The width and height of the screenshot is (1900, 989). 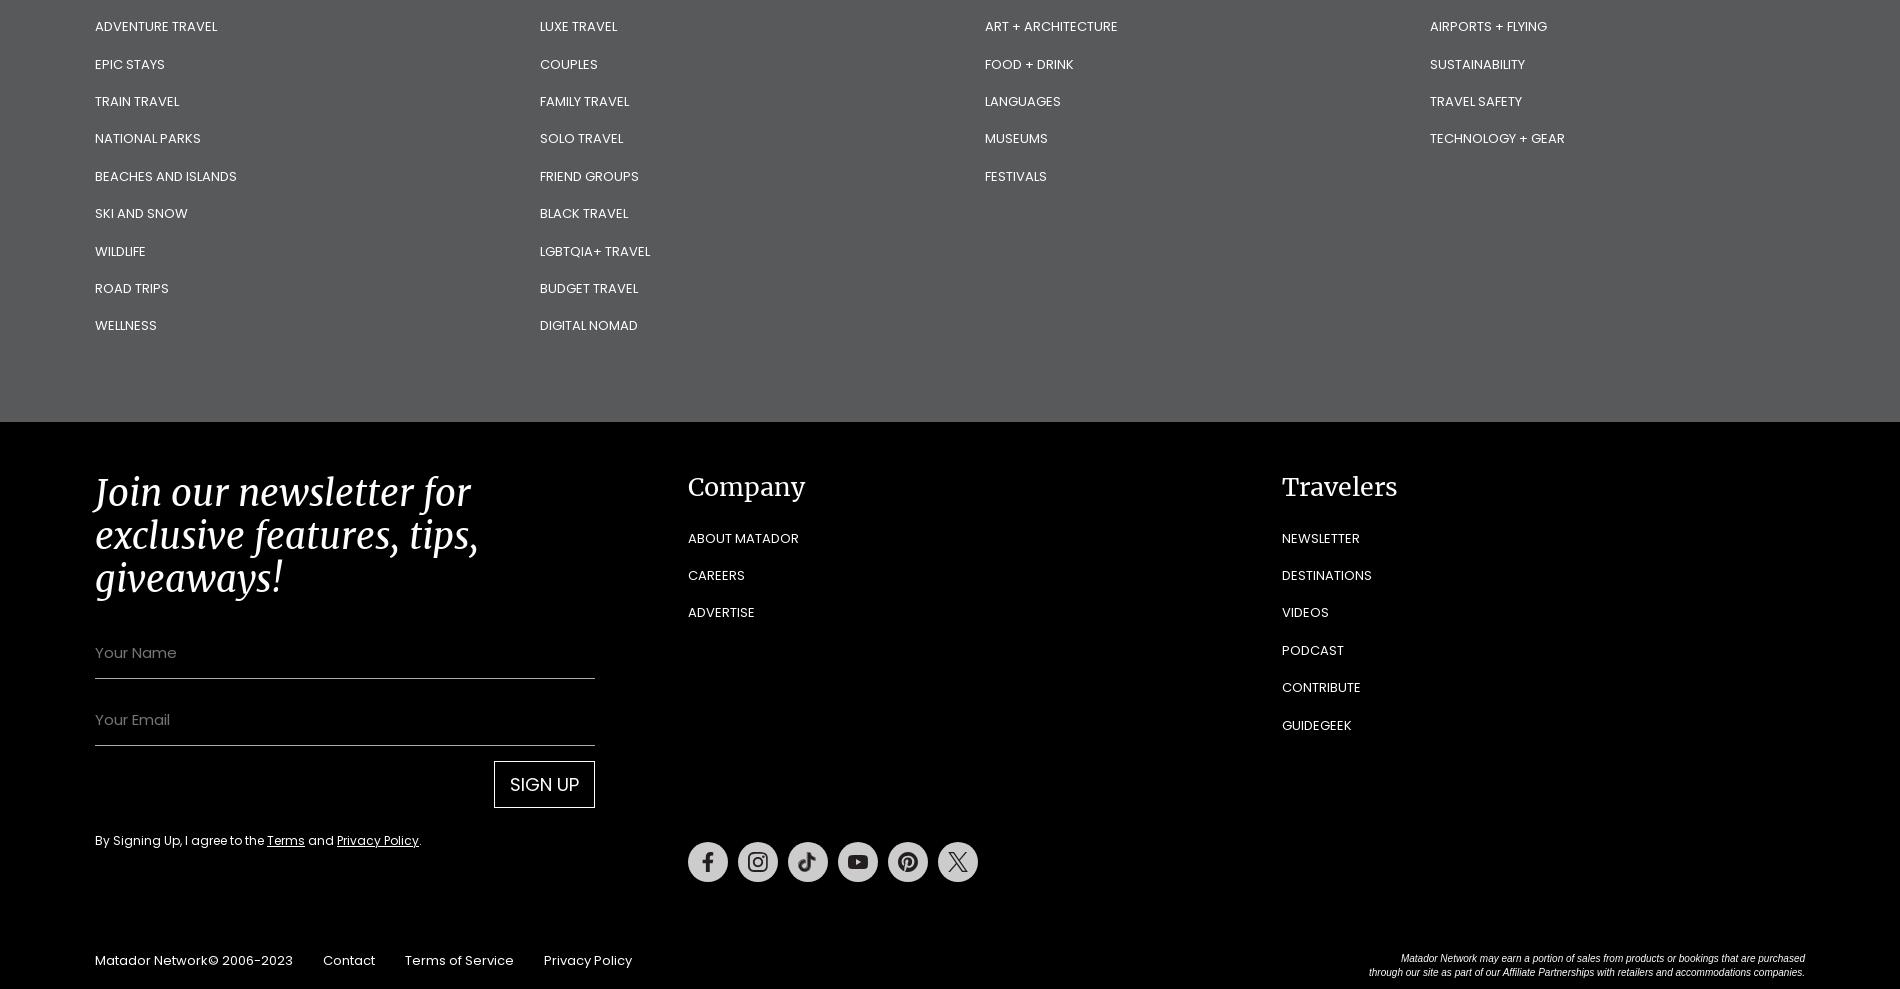 What do you see at coordinates (95, 175) in the screenshot?
I see `'Beaches and Islands'` at bounding box center [95, 175].